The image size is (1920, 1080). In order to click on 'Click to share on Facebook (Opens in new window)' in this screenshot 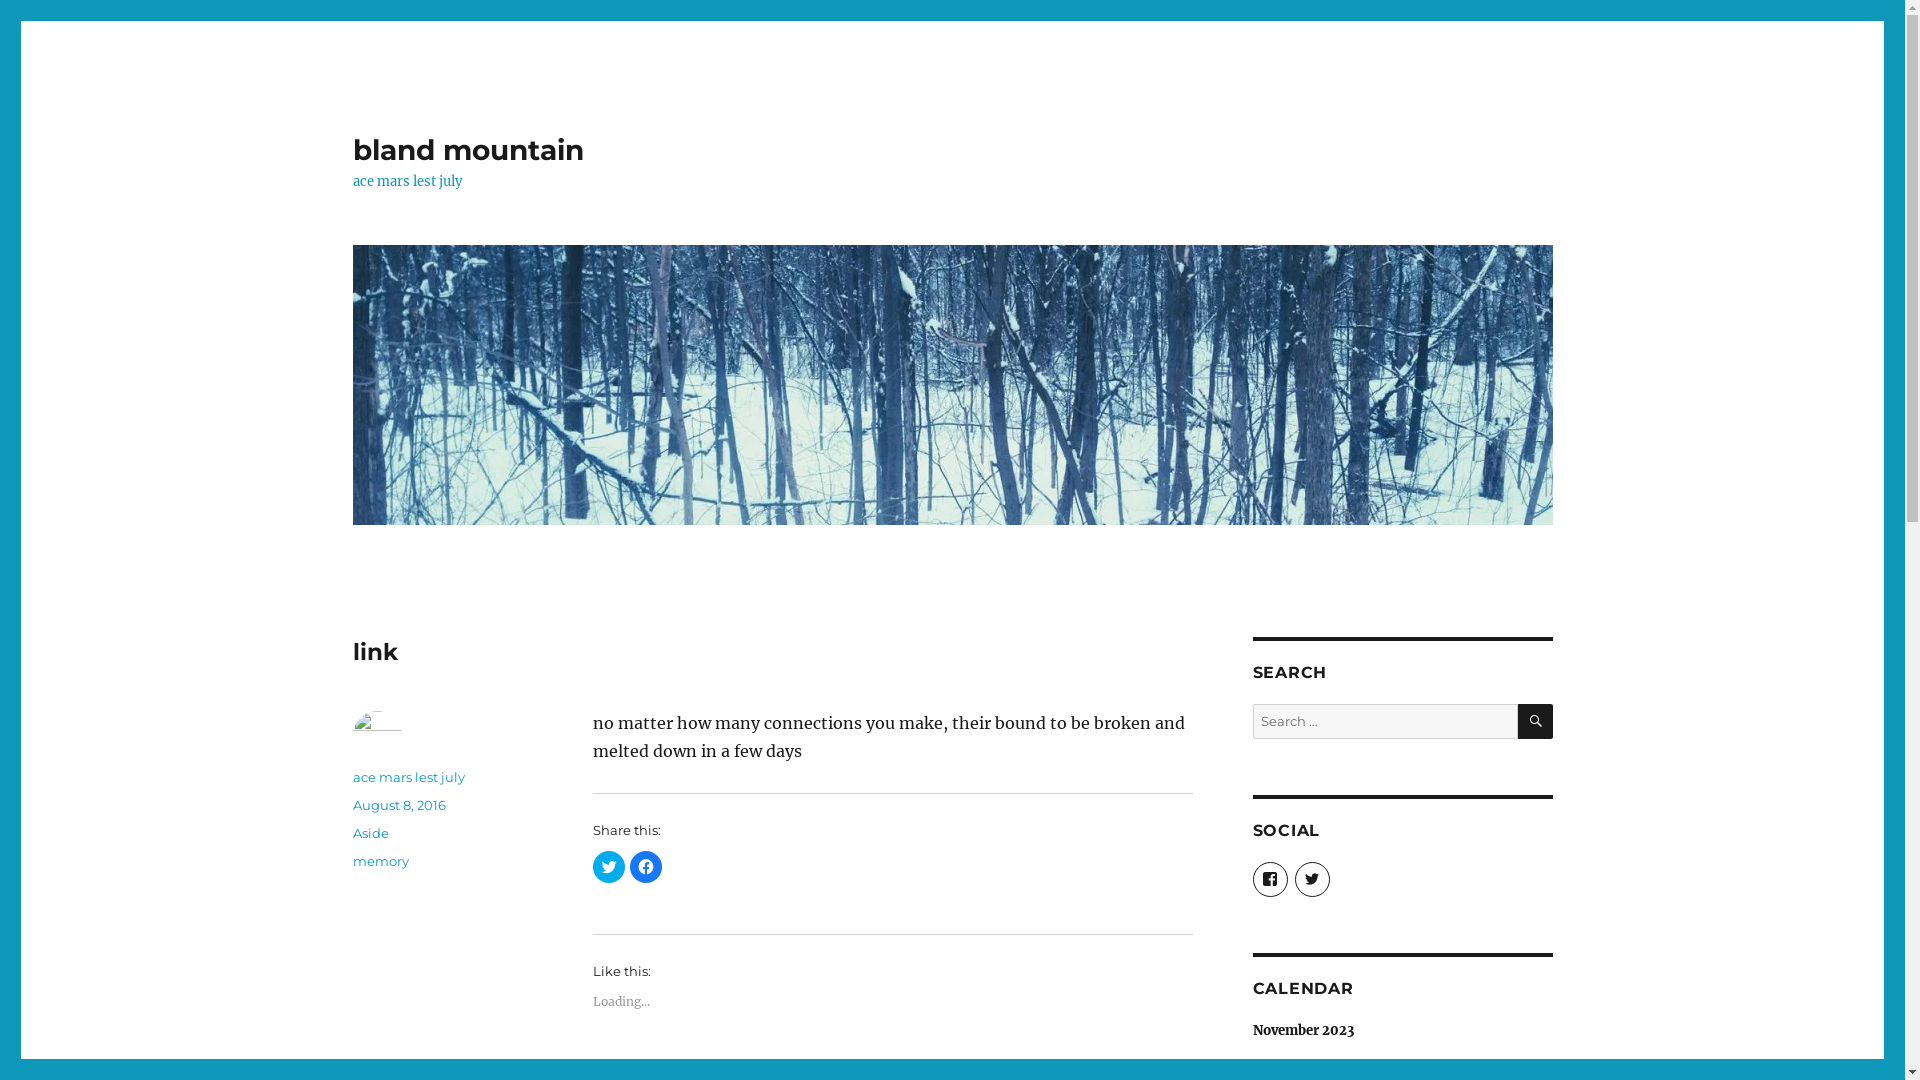, I will do `click(646, 866)`.